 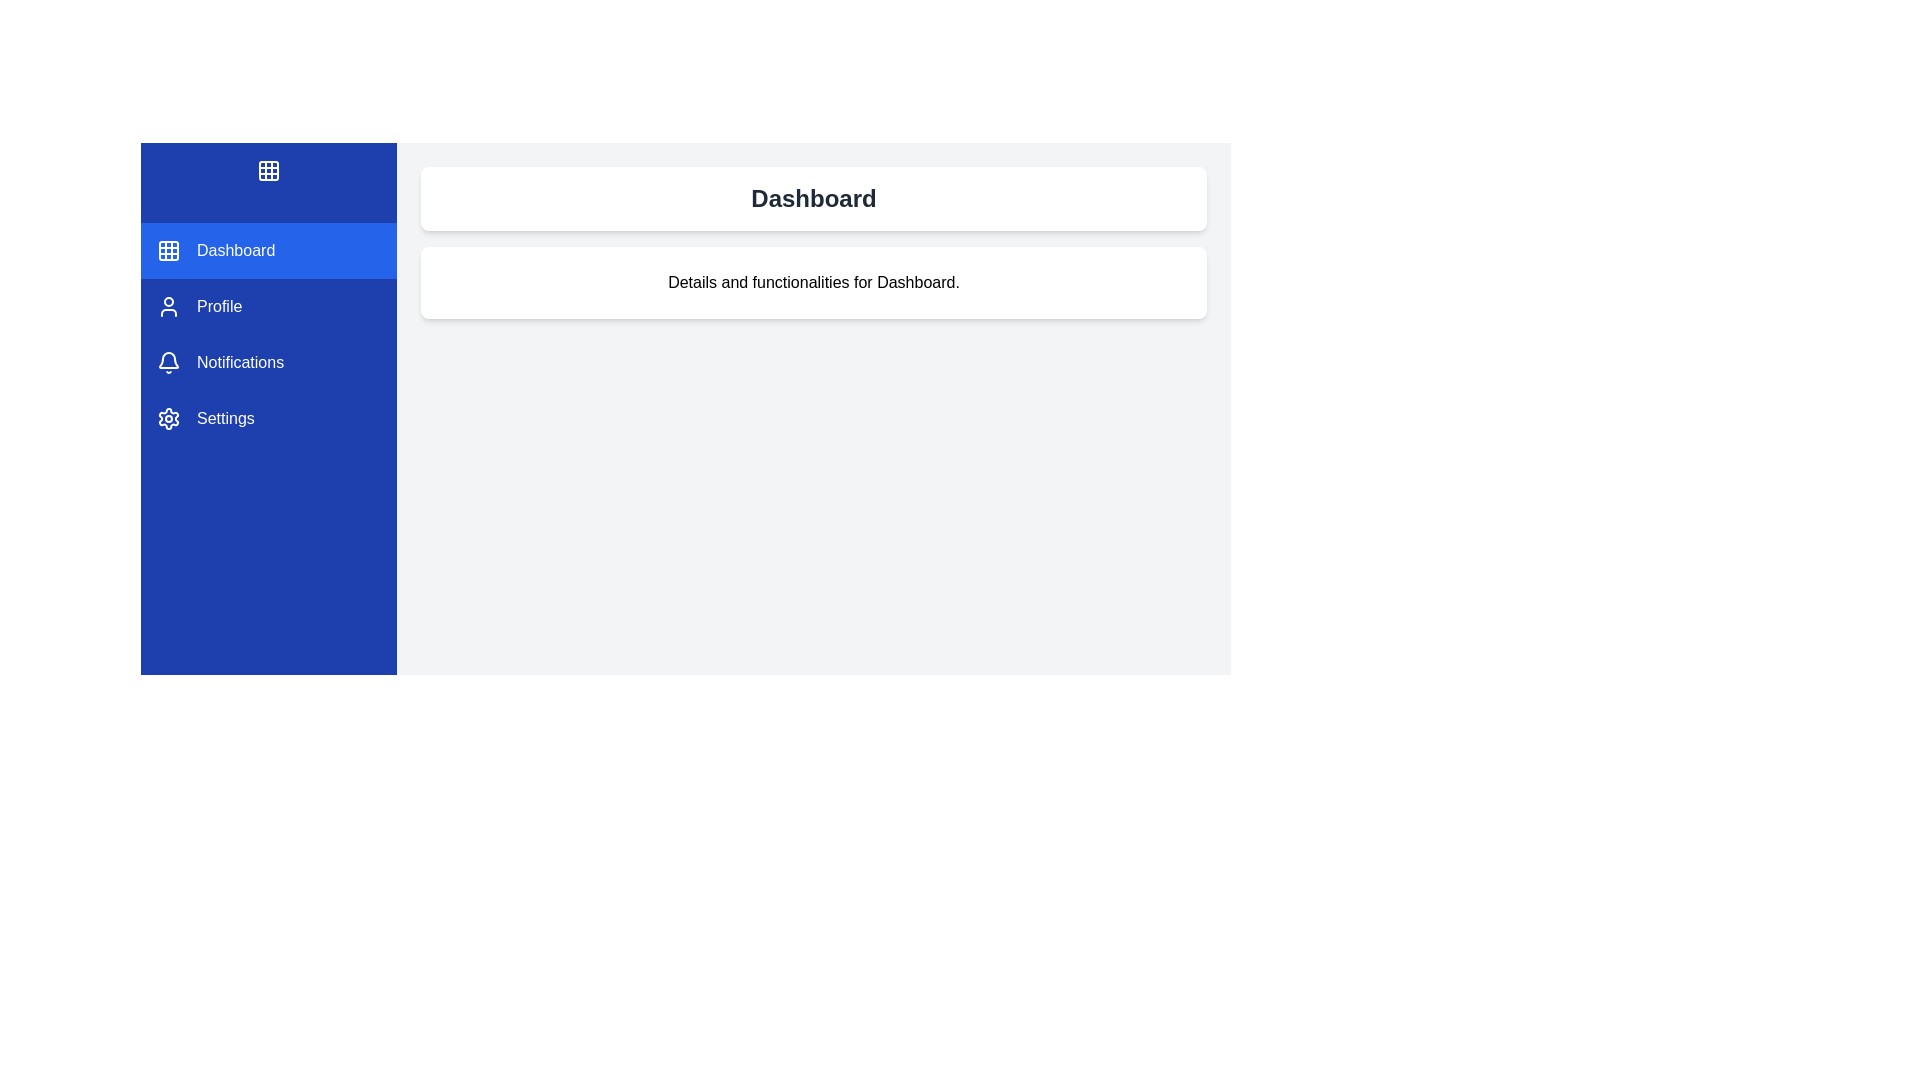 What do you see at coordinates (240, 362) in the screenshot?
I see `the 'Notifications' text label, which is the third entry in the vertical navigation menu, to interact with it` at bounding box center [240, 362].